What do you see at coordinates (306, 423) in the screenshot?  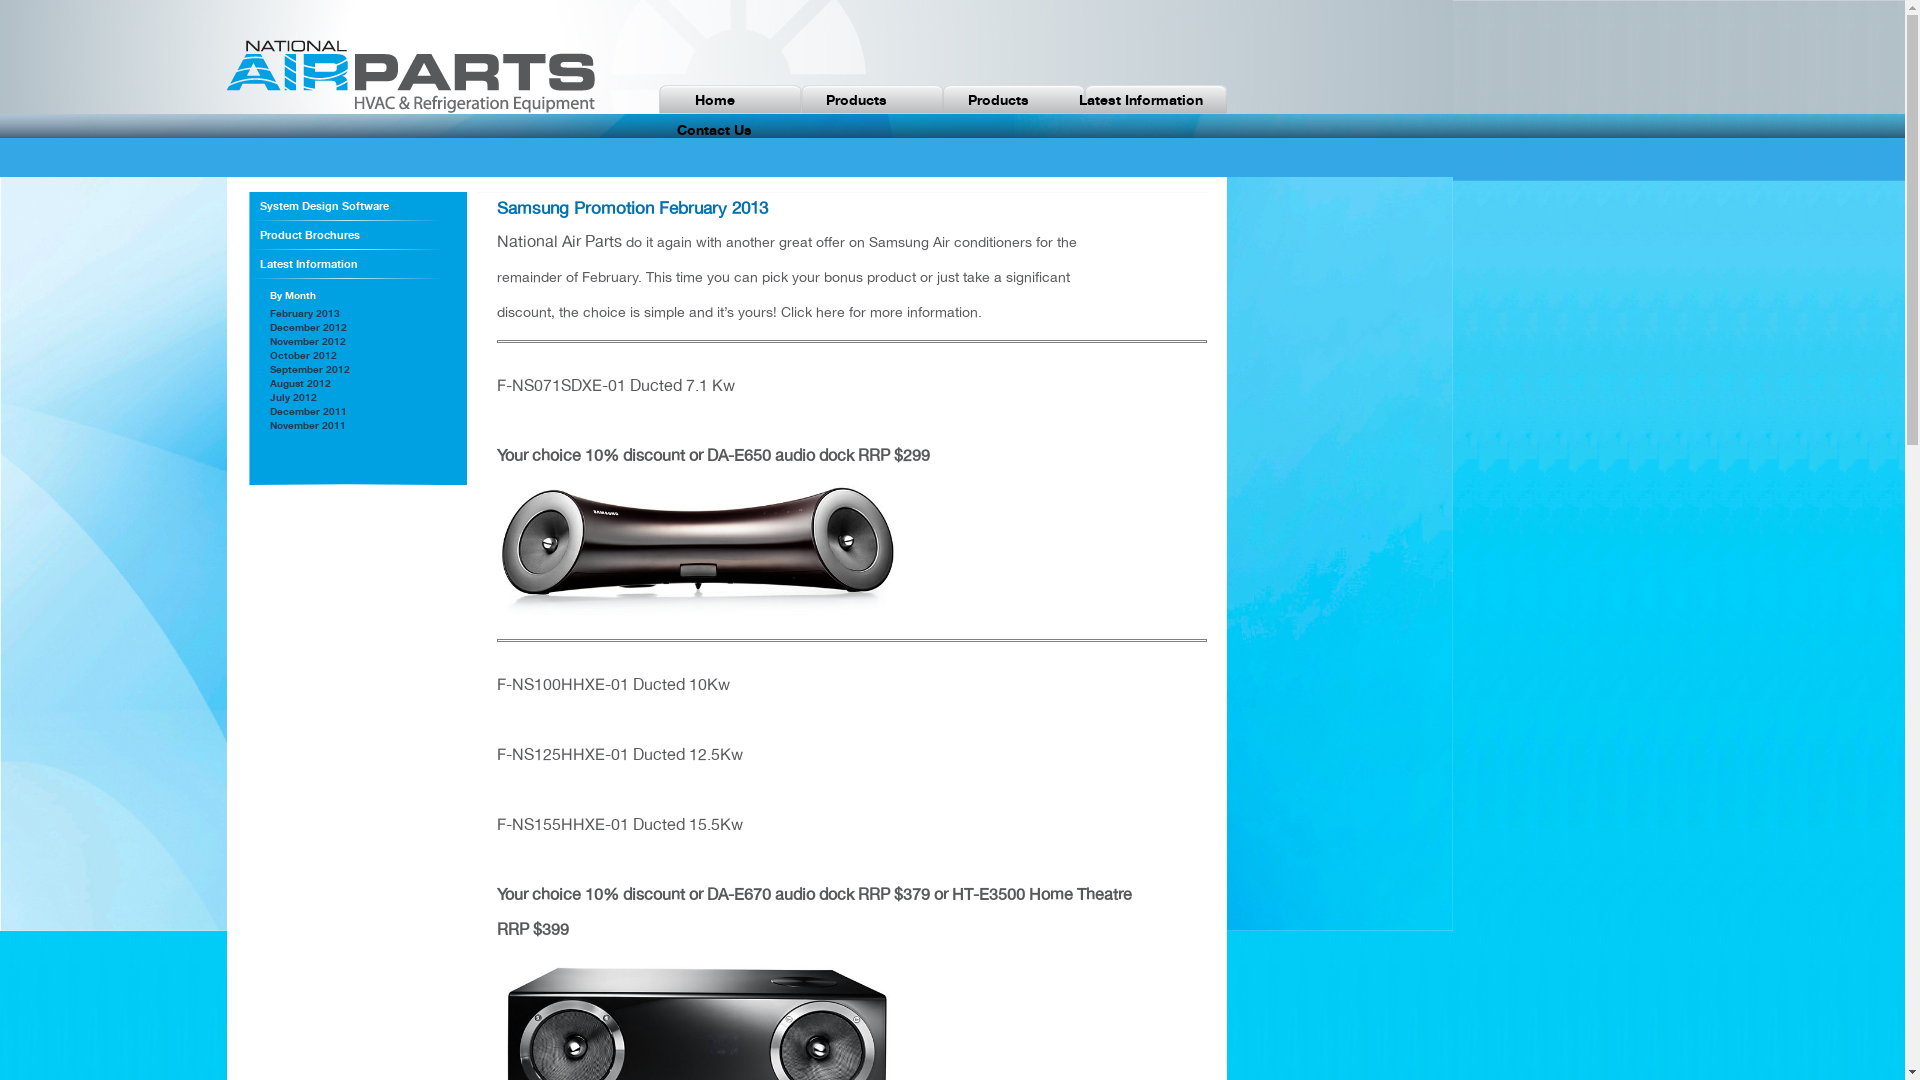 I see `'November 2011'` at bounding box center [306, 423].